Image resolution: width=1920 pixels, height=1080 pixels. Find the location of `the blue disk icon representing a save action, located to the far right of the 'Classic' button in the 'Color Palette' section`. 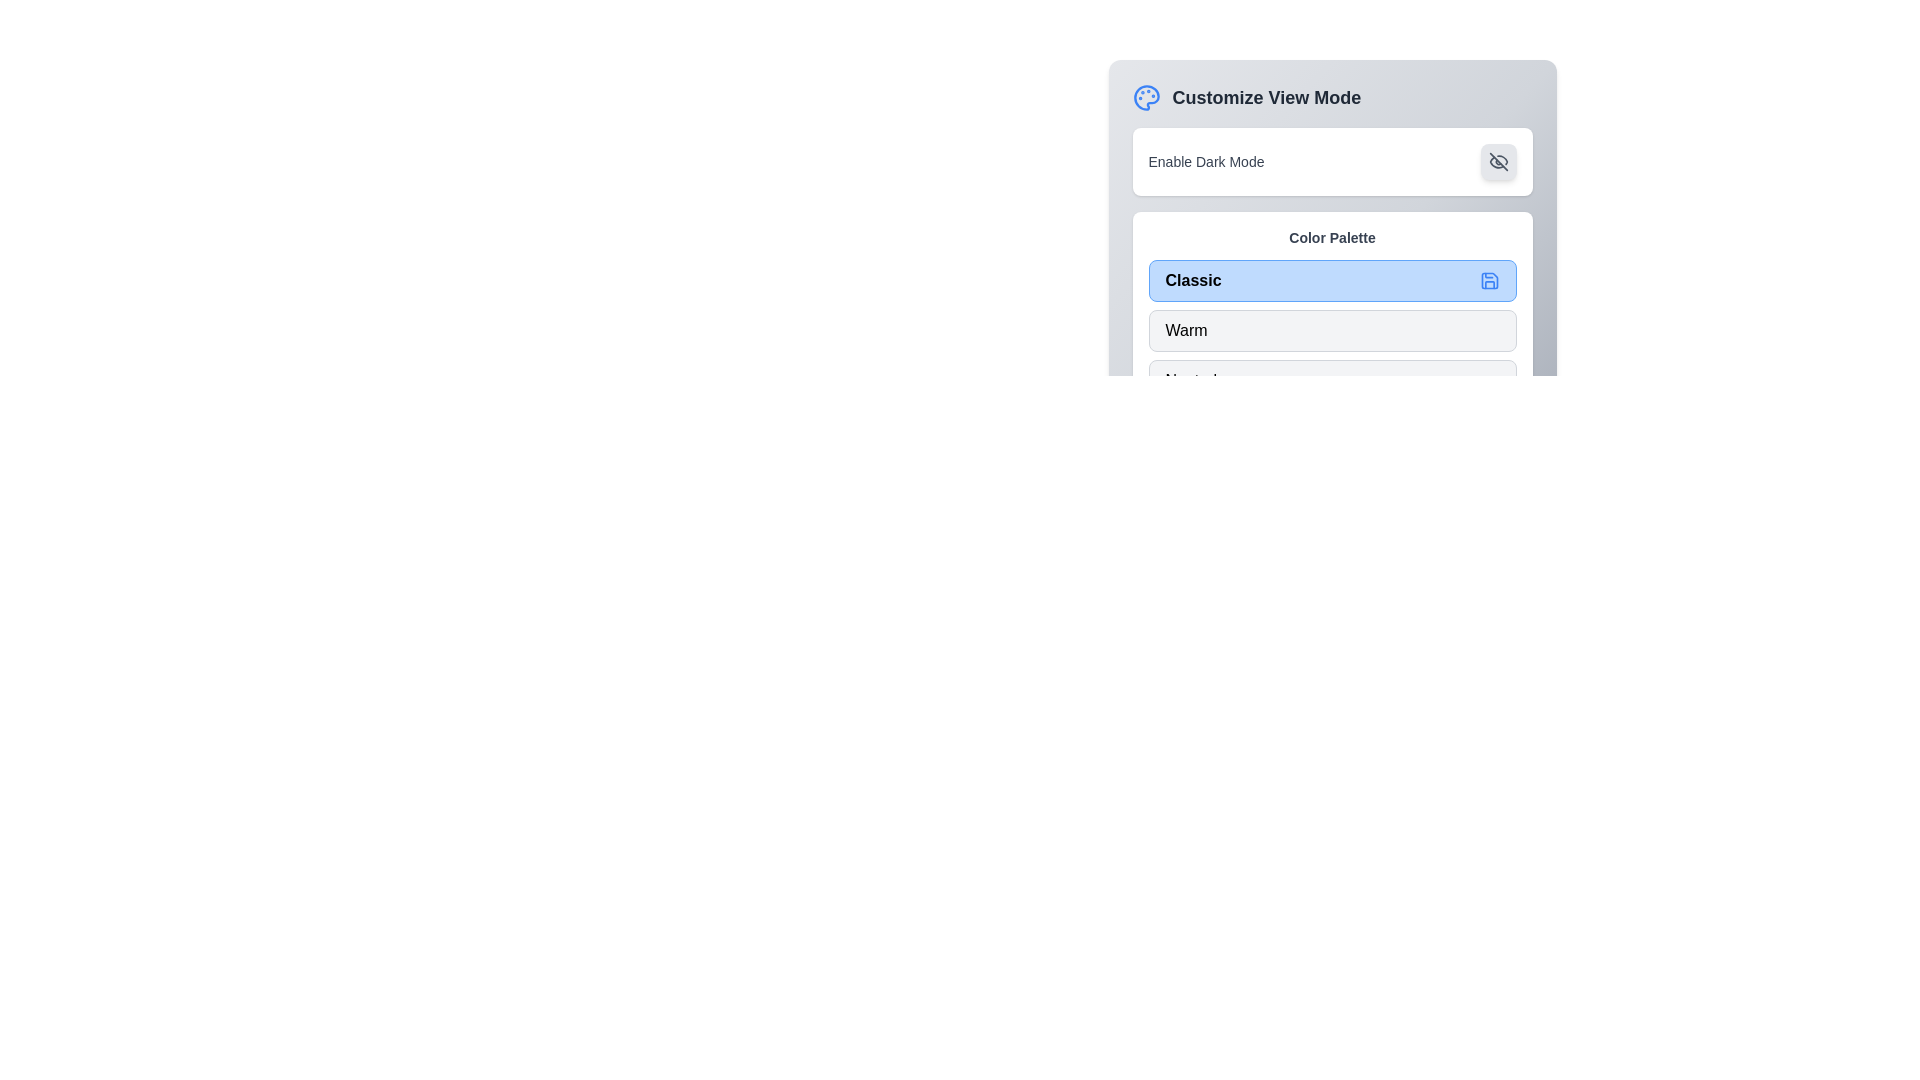

the blue disk icon representing a save action, located to the far right of the 'Classic' button in the 'Color Palette' section is located at coordinates (1489, 281).